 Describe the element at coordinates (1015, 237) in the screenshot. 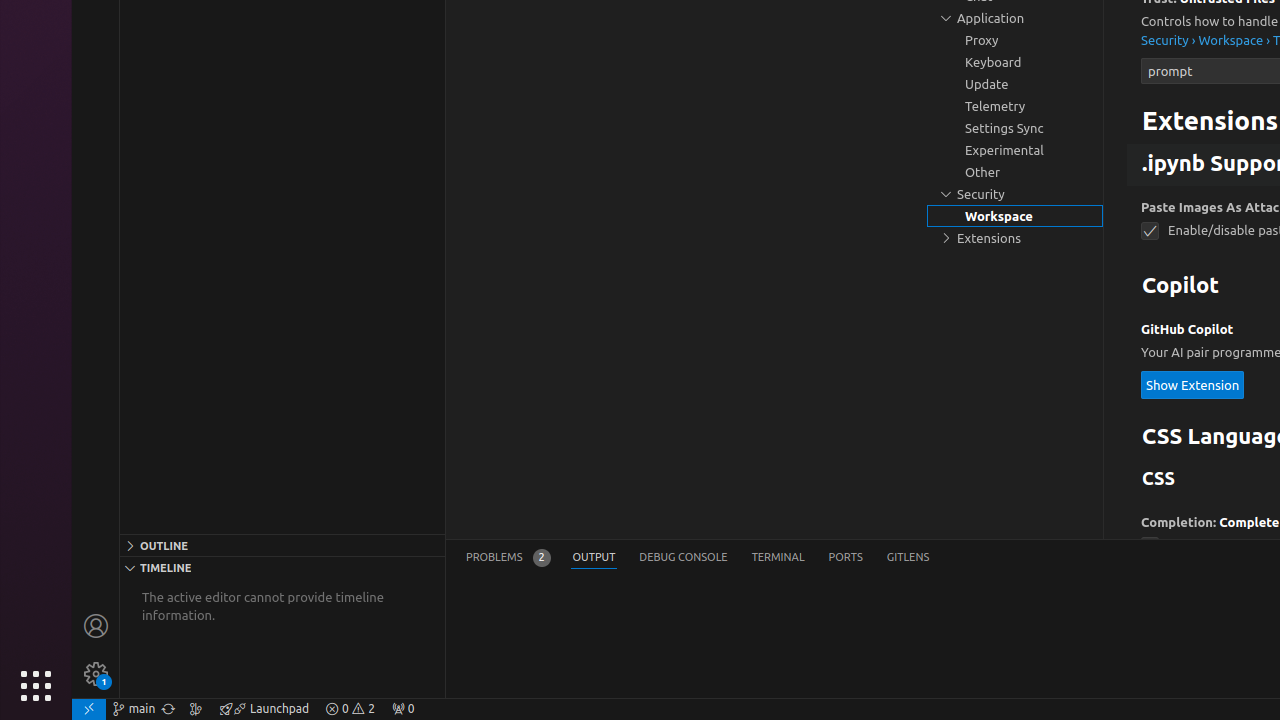

I see `'Extensions, group'` at that location.